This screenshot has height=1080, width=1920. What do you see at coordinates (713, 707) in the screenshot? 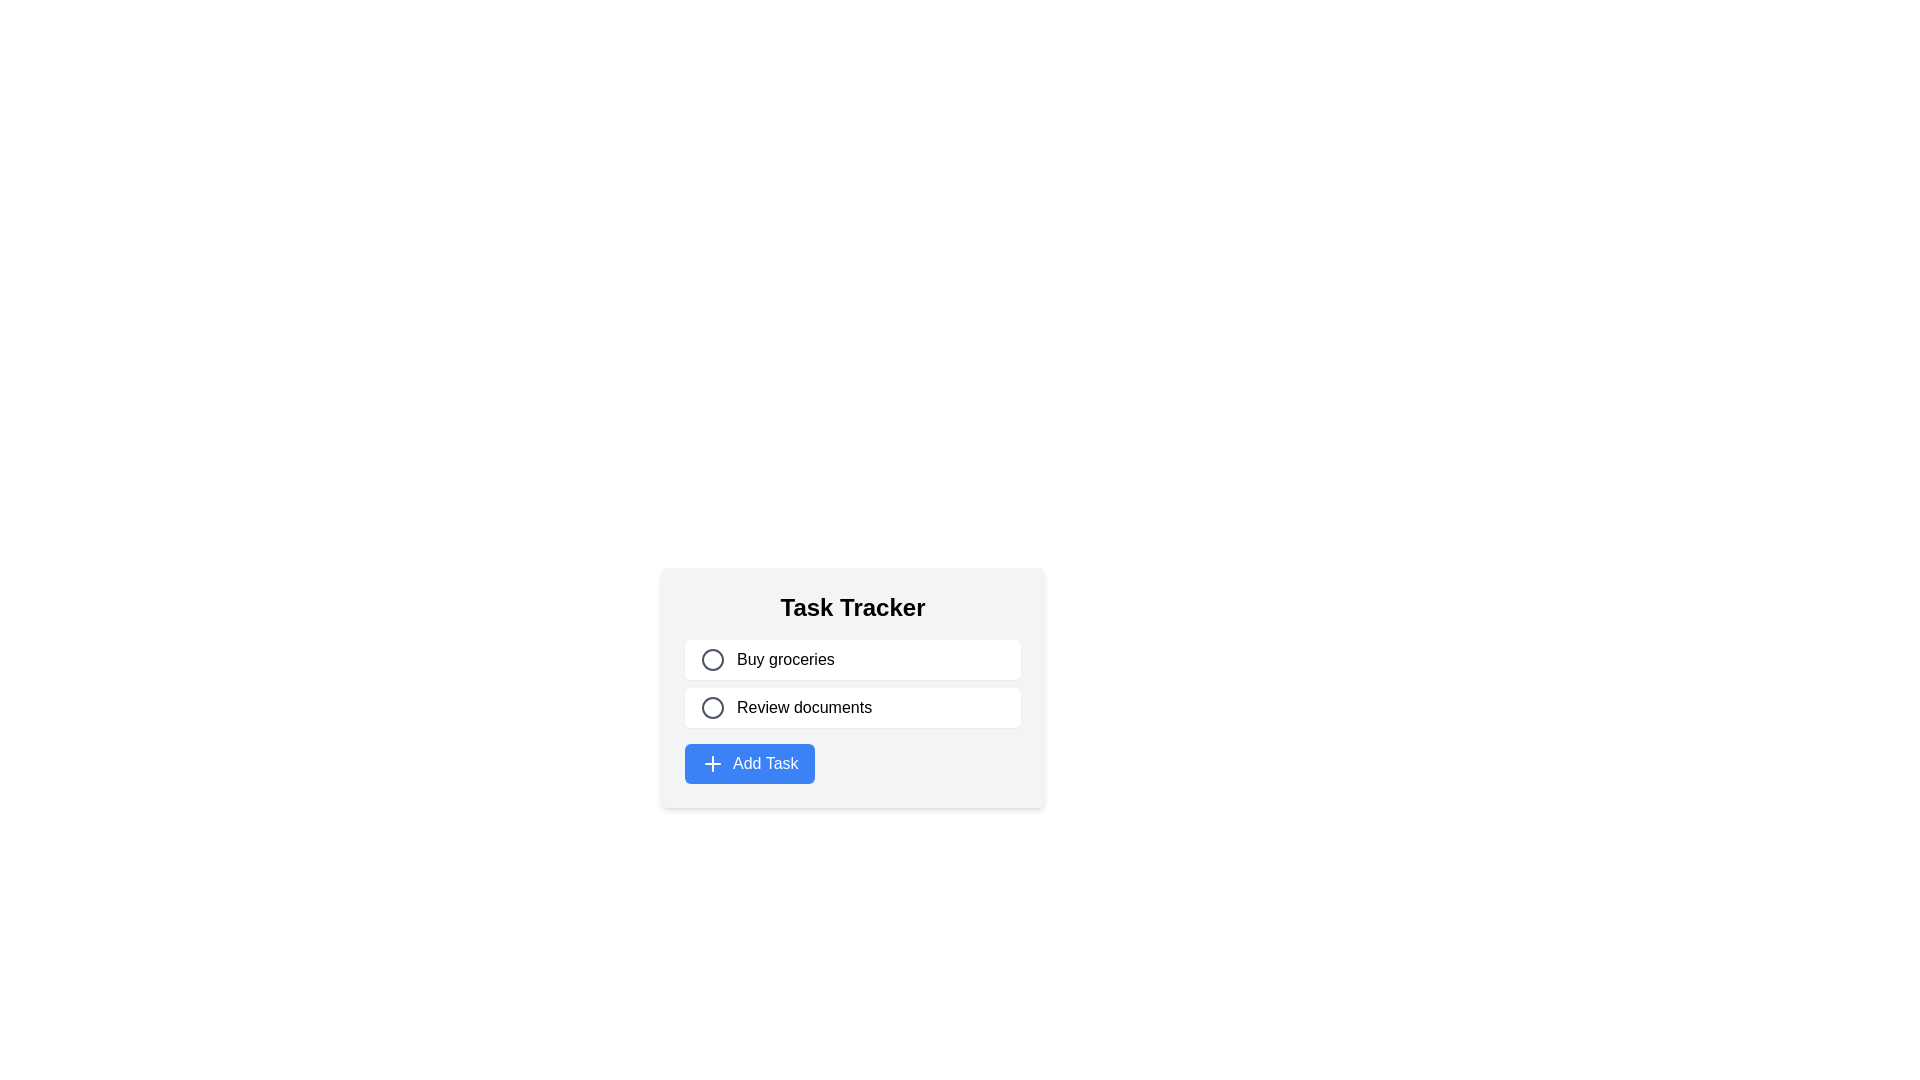
I see `the inner circle of the SVG icon located to the left of the text 'Review documents' in the task list interface` at bounding box center [713, 707].